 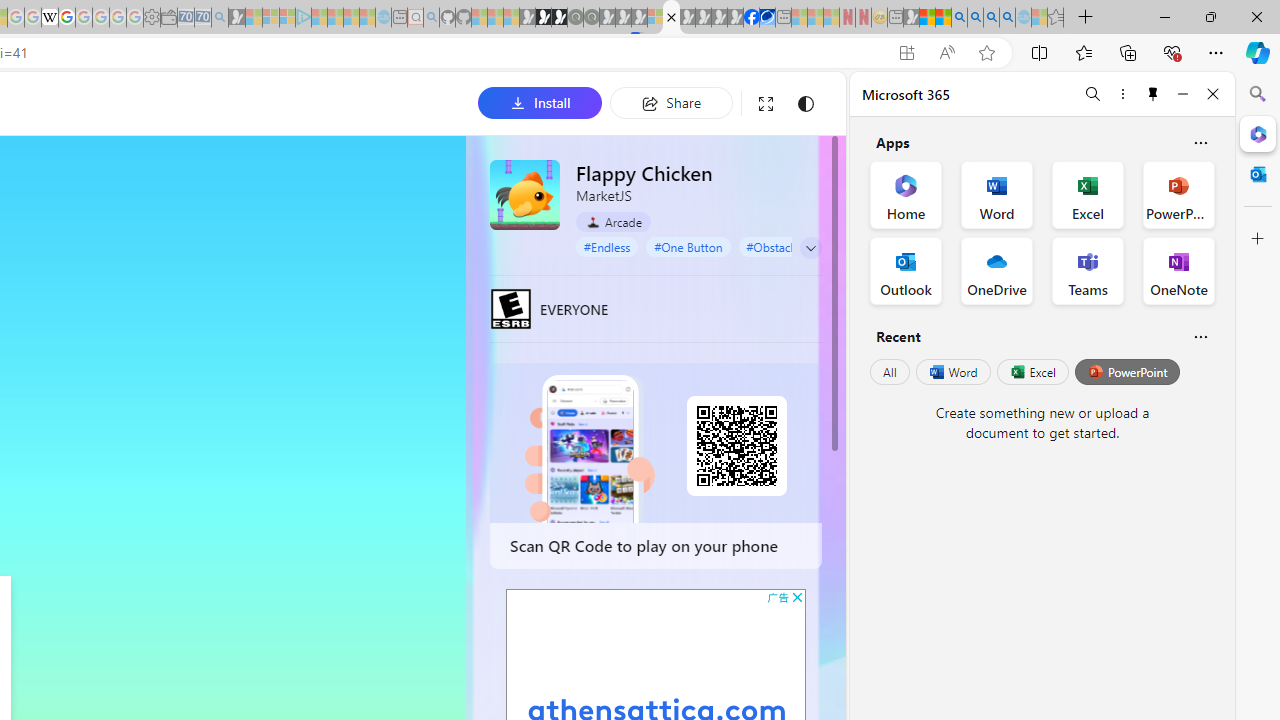 I want to click on 'Home | Sky Blue Bikes - Sky Blue Bikes - Sleeping', so click(x=383, y=17).